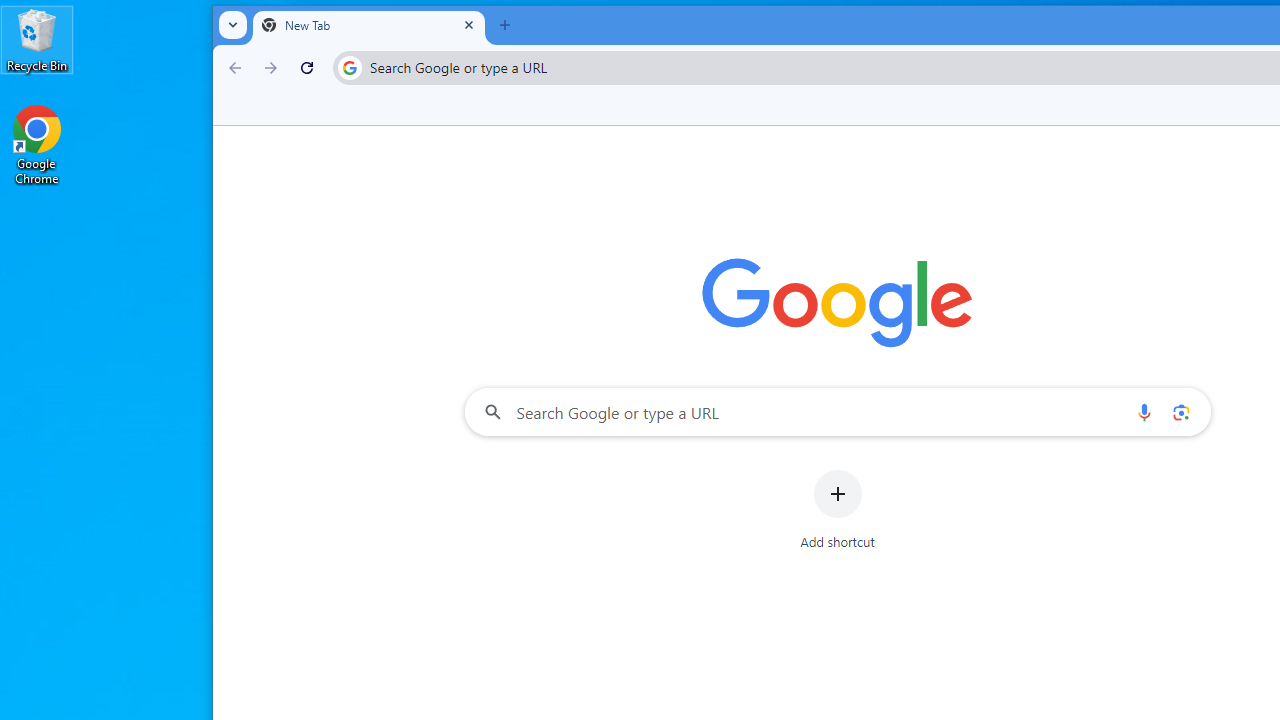 The image size is (1280, 720). What do you see at coordinates (37, 39) in the screenshot?
I see `'Recycle Bin'` at bounding box center [37, 39].